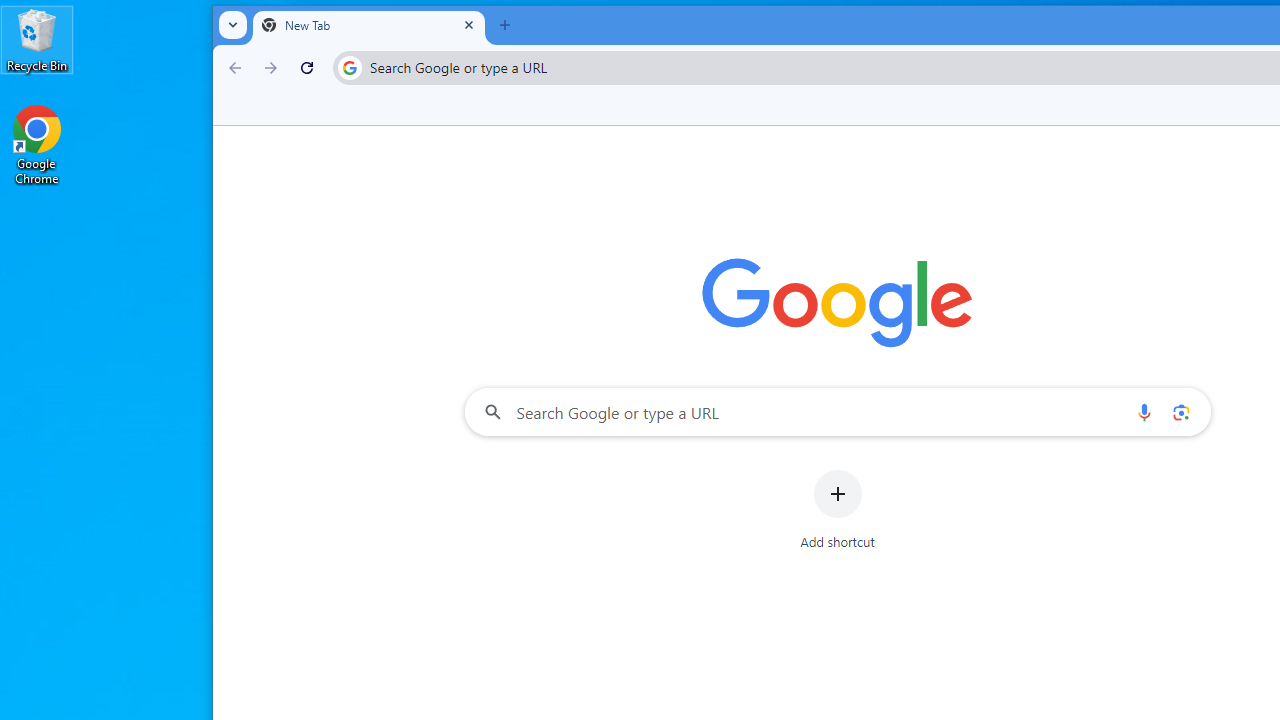 The image size is (1280, 720). What do you see at coordinates (37, 39) in the screenshot?
I see `'Recycle Bin'` at bounding box center [37, 39].